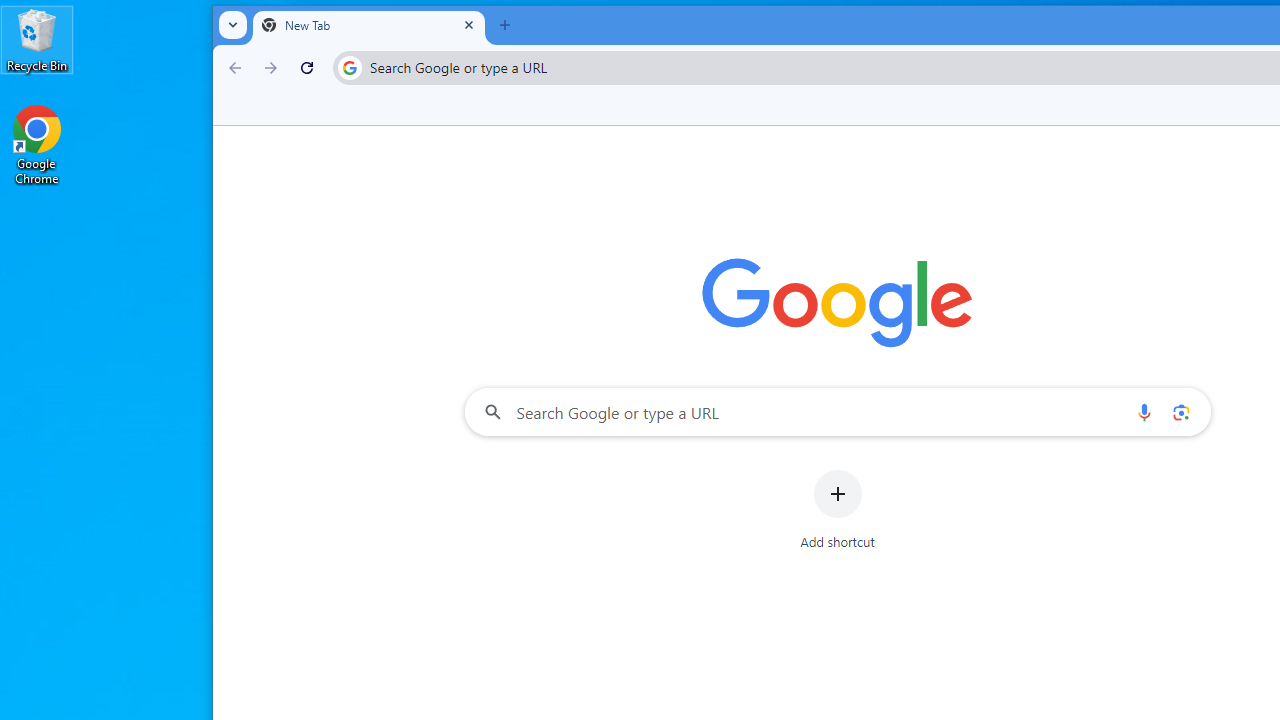 The image size is (1280, 720). What do you see at coordinates (37, 39) in the screenshot?
I see `'Recycle Bin'` at bounding box center [37, 39].